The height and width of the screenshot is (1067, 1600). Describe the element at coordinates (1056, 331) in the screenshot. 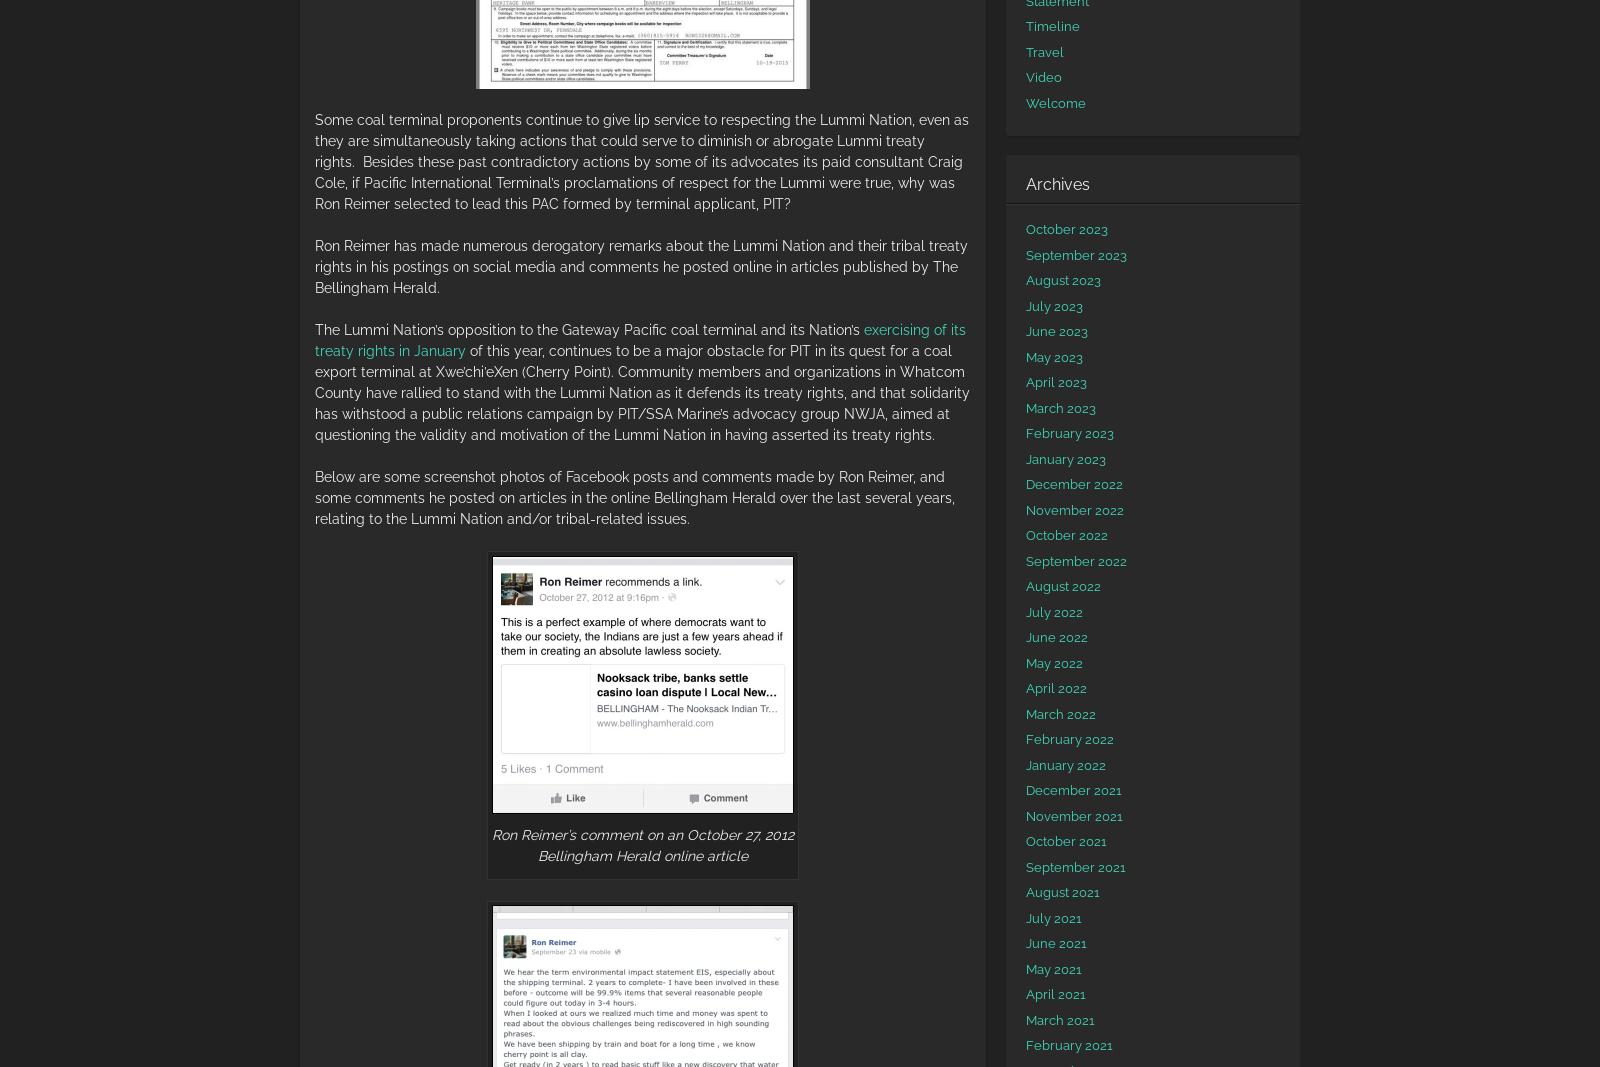

I see `'June 2023'` at that location.